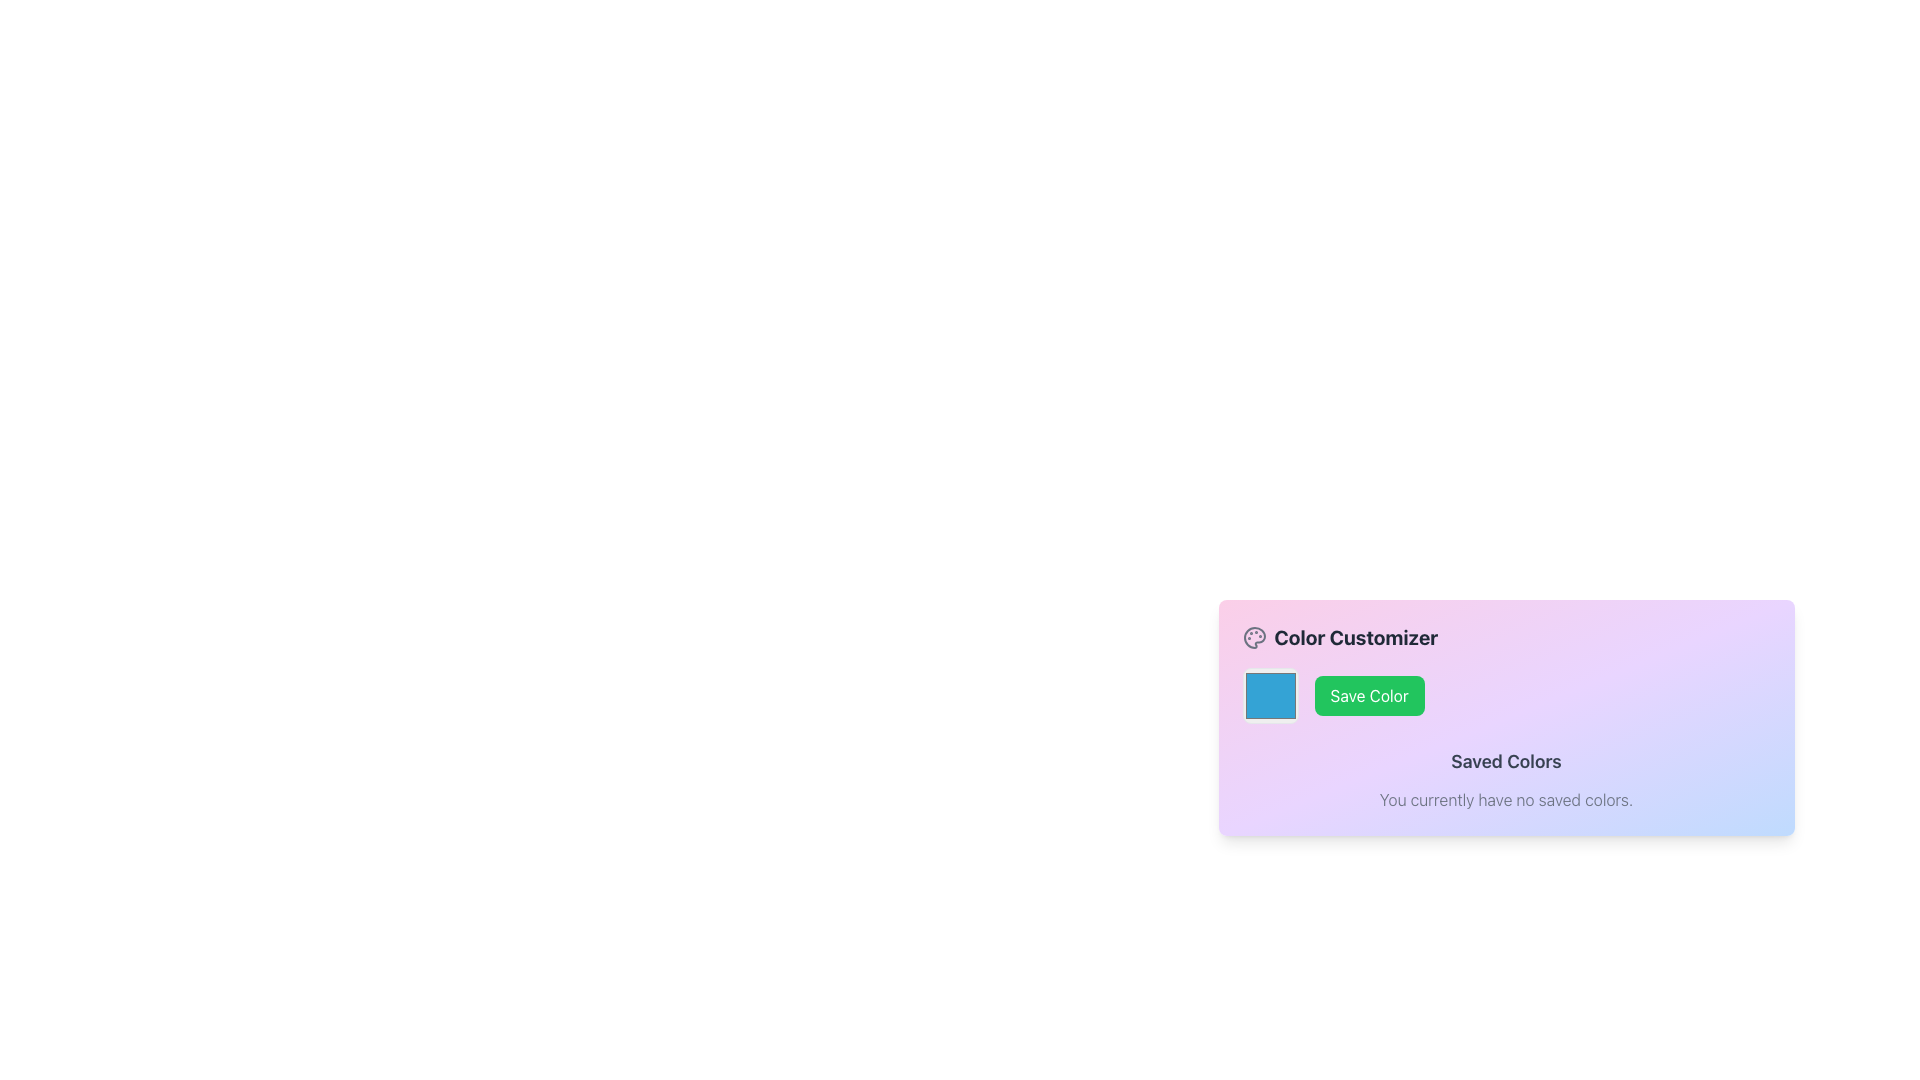 This screenshot has width=1920, height=1080. What do you see at coordinates (1253, 637) in the screenshot?
I see `the decorative palette icon with rounded edges that is positioned near the 'Color Customizer' text in the top-left region of the color customization tools card` at bounding box center [1253, 637].